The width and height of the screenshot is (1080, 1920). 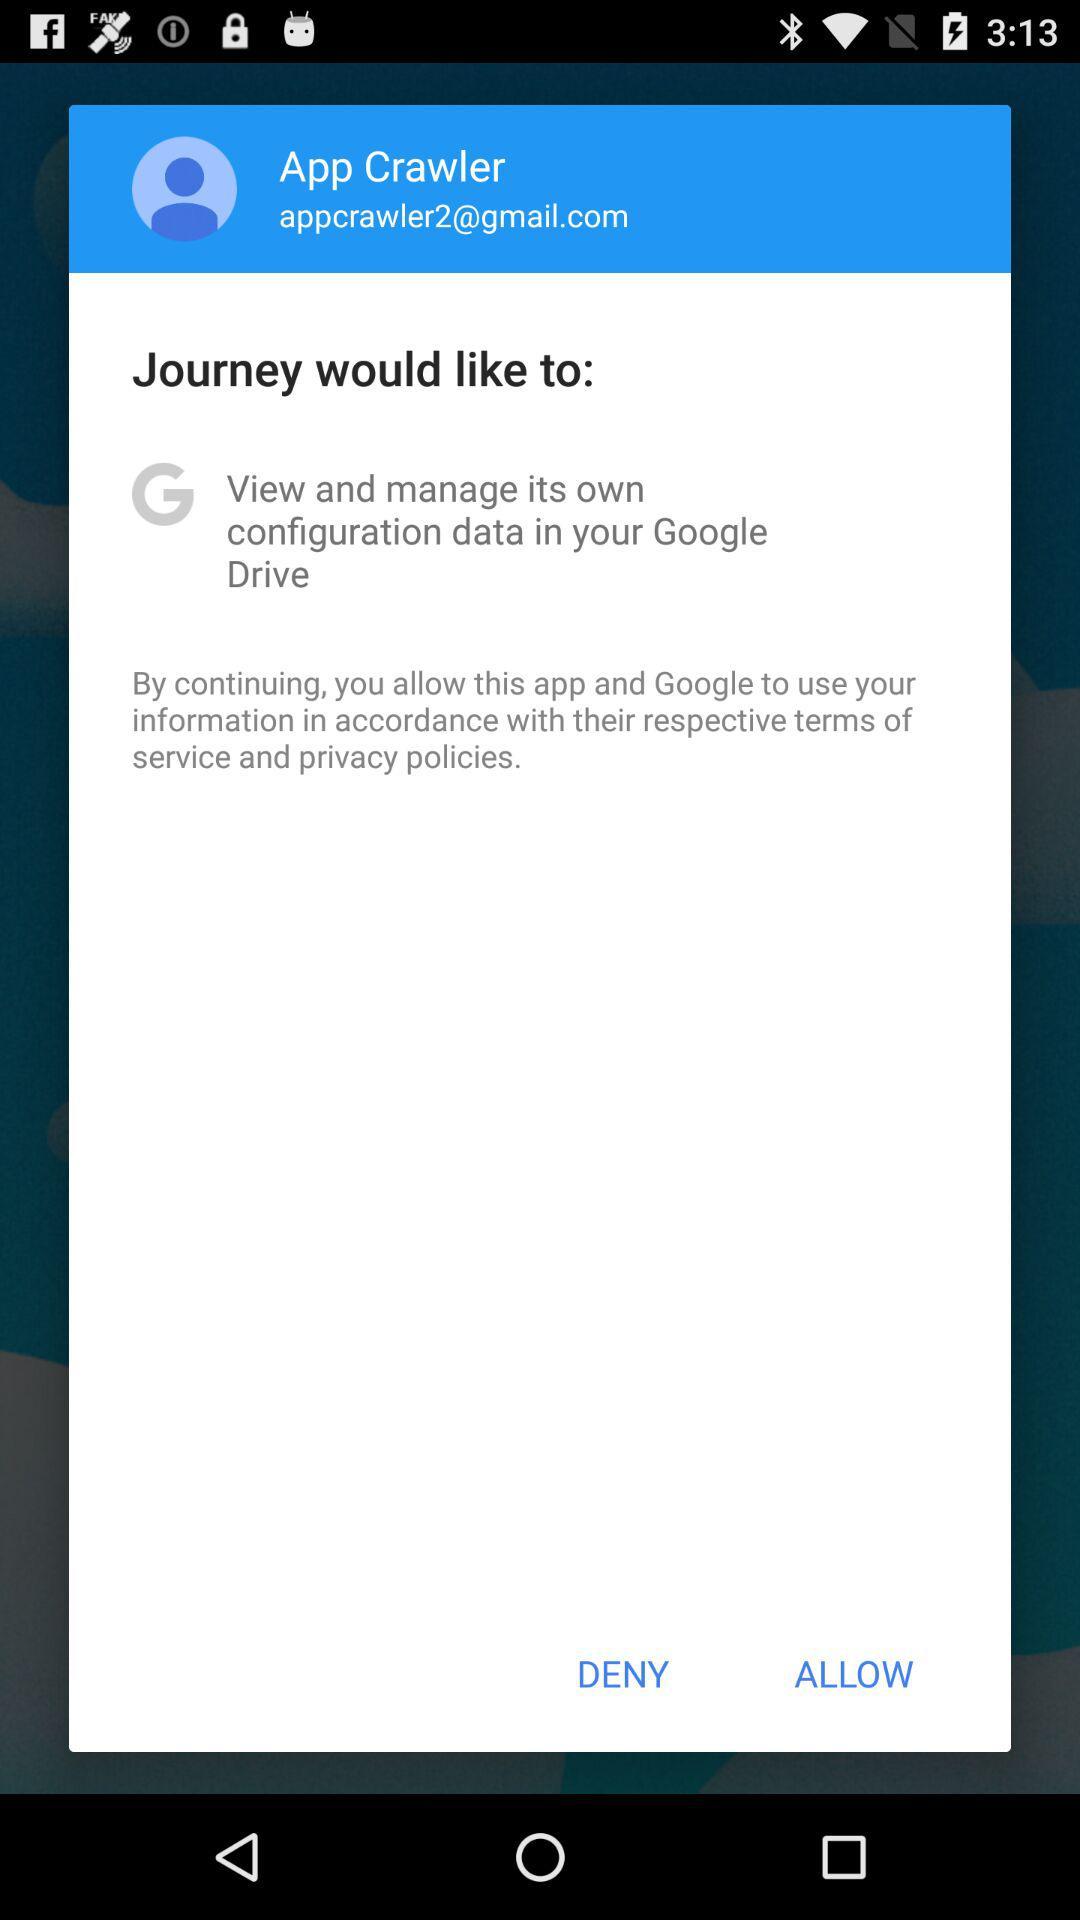 I want to click on app below journey would like app, so click(x=540, y=530).